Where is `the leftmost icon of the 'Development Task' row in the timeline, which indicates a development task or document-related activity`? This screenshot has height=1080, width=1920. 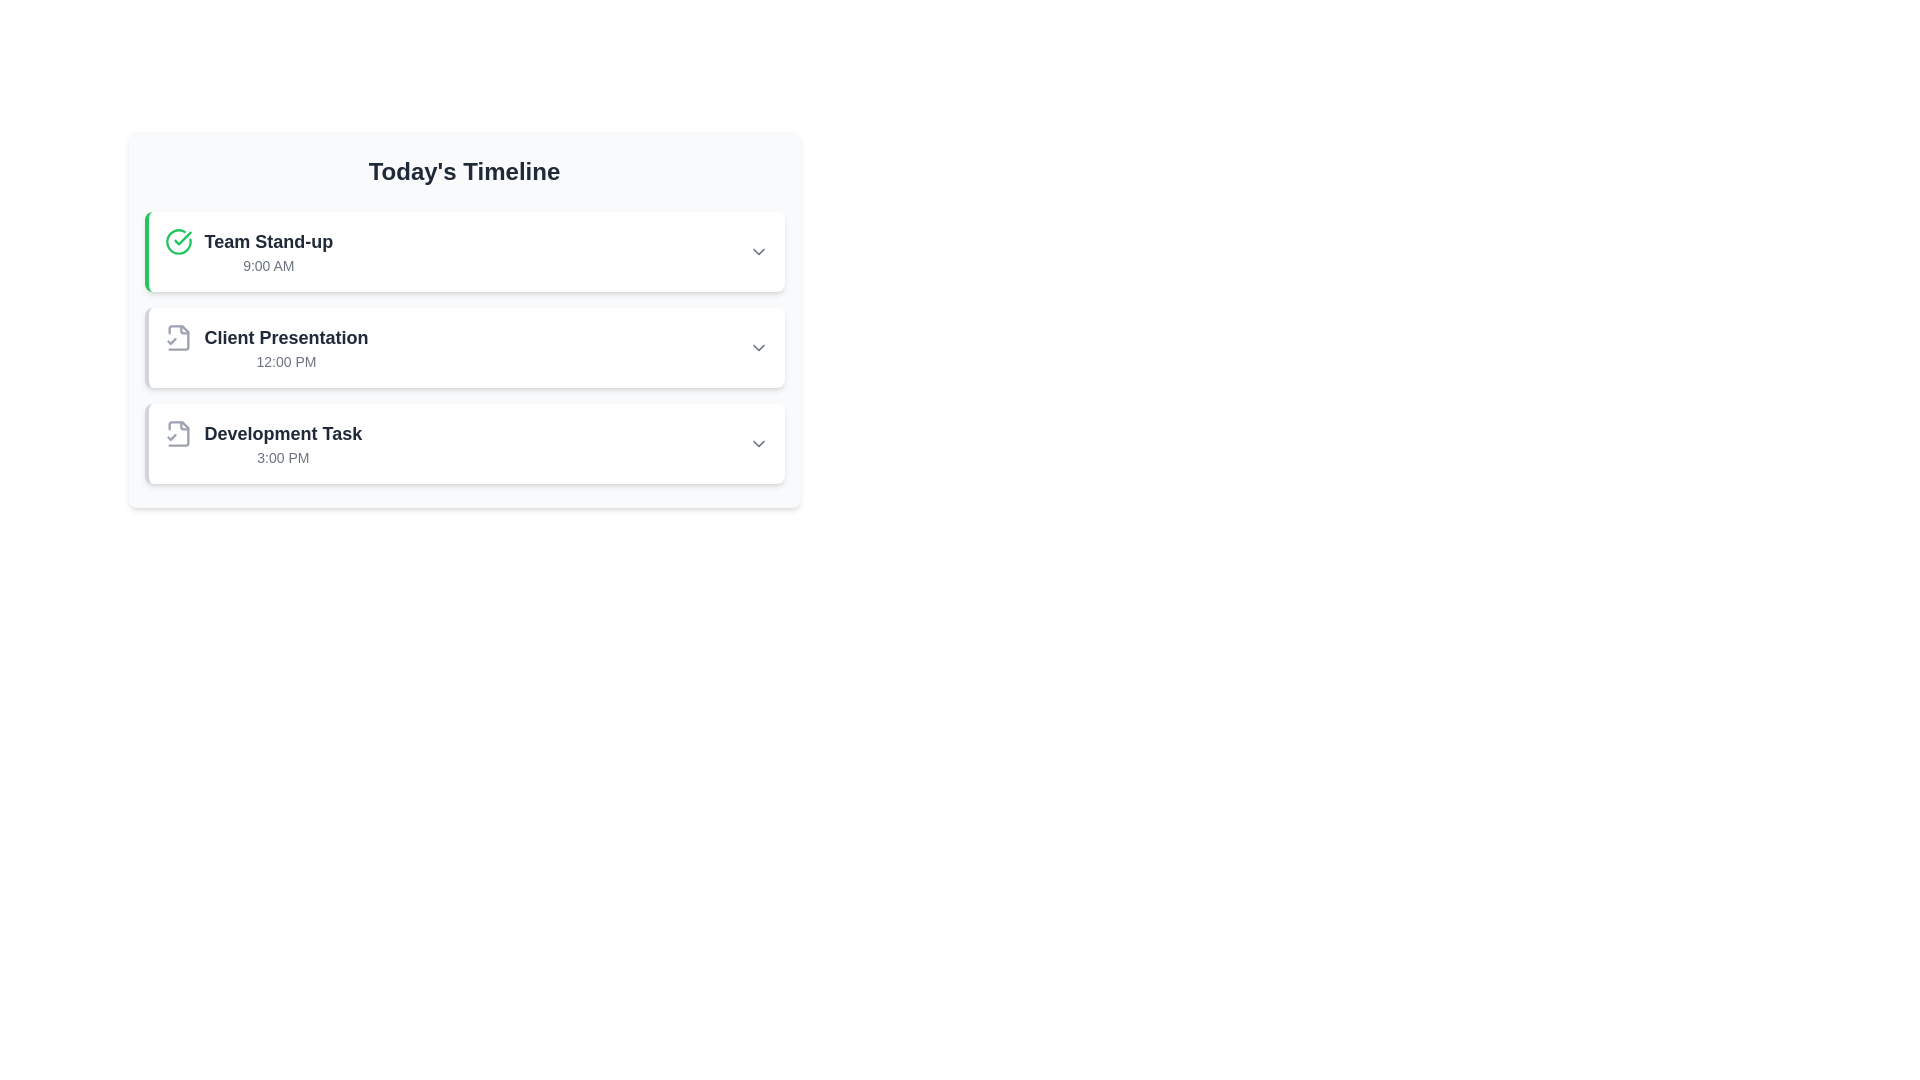
the leftmost icon of the 'Development Task' row in the timeline, which indicates a development task or document-related activity is located at coordinates (178, 337).